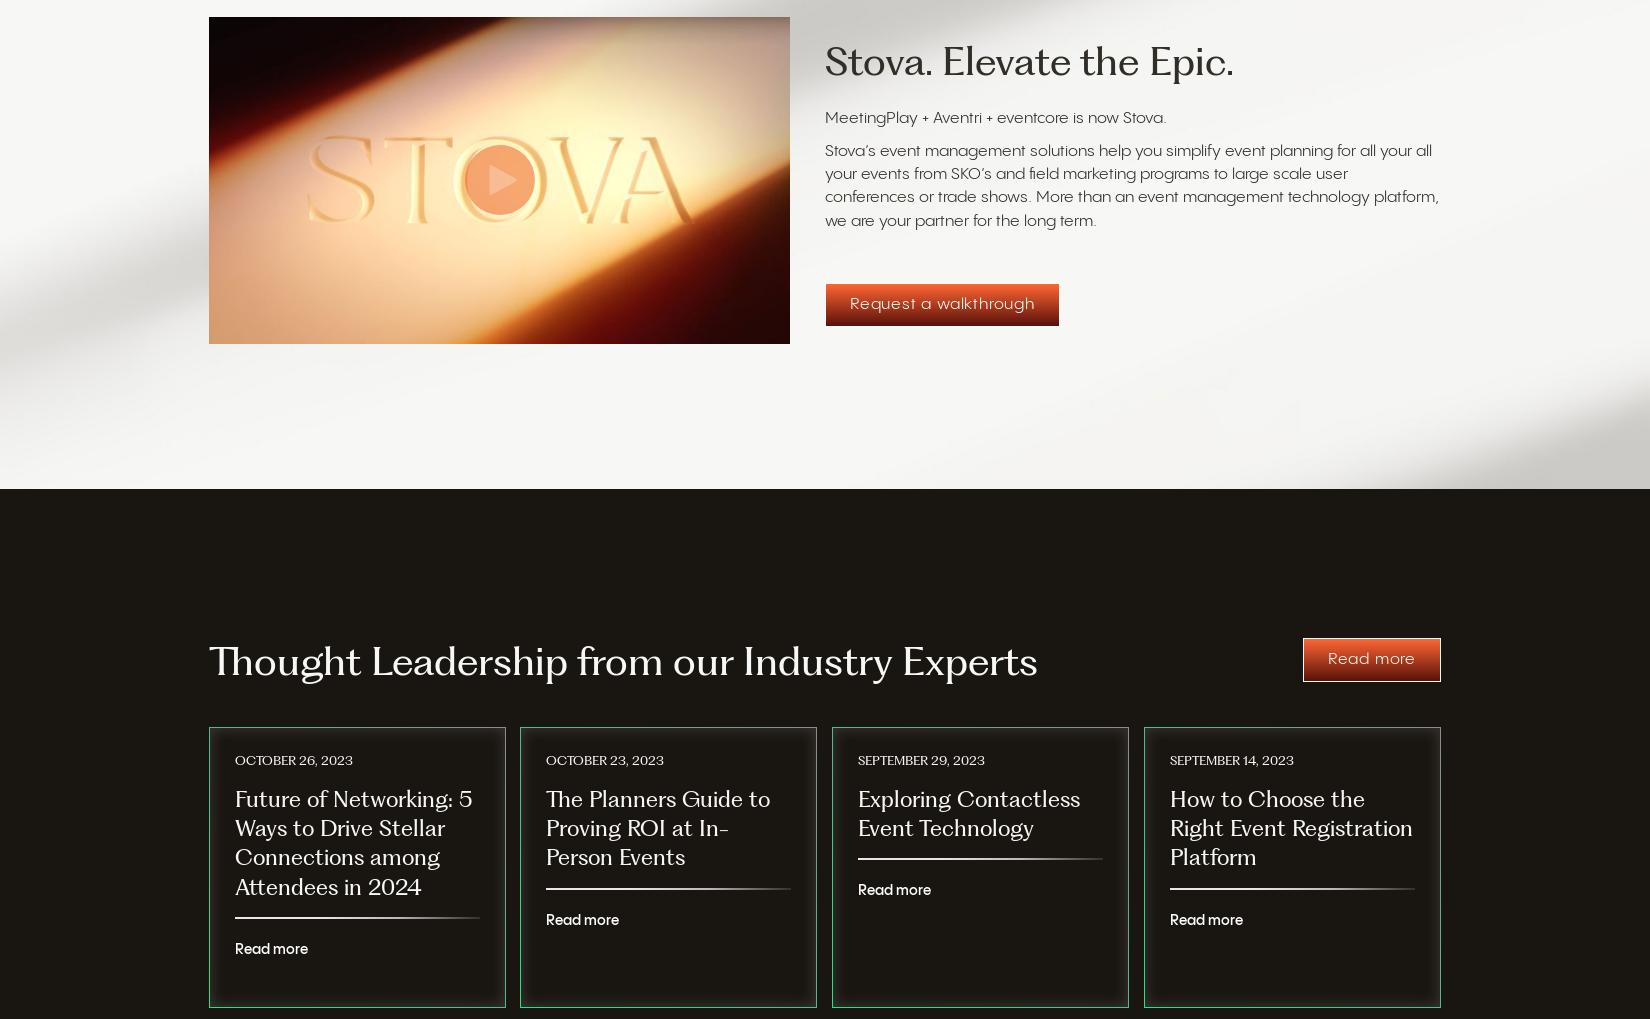 The width and height of the screenshot is (1650, 1019). Describe the element at coordinates (209, 661) in the screenshot. I see `'Thought Leadership from our Industry Experts'` at that location.